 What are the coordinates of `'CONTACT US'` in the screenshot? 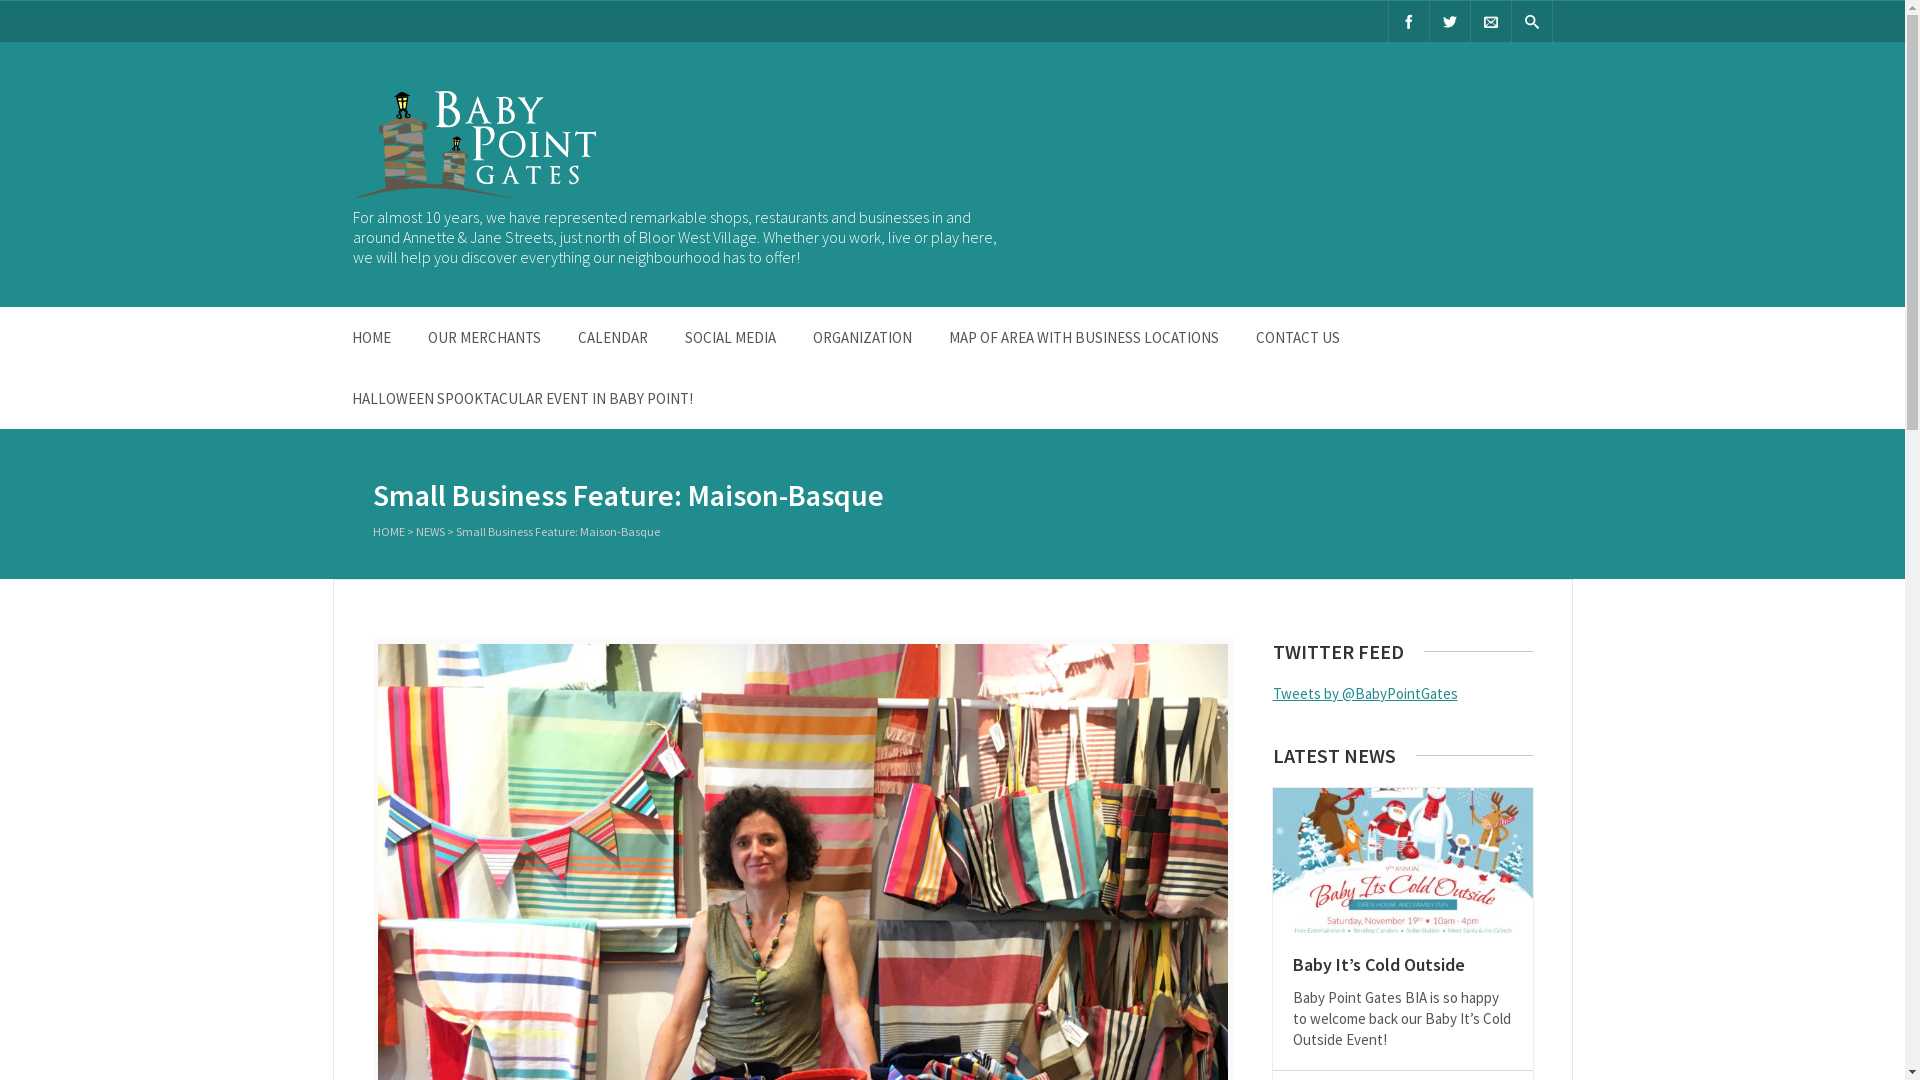 It's located at (1296, 336).